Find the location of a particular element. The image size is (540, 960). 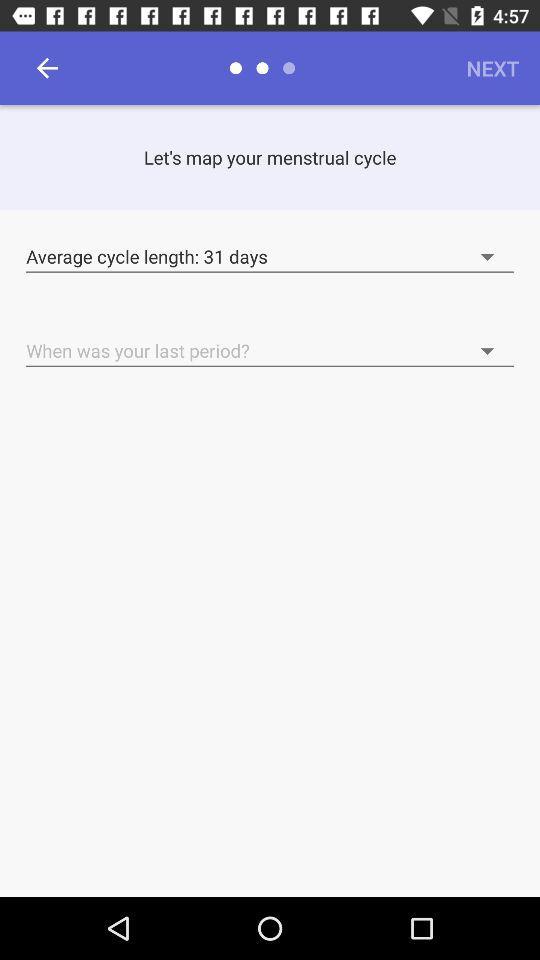

the downward arrow which is beside when was your last period is located at coordinates (434, 340).